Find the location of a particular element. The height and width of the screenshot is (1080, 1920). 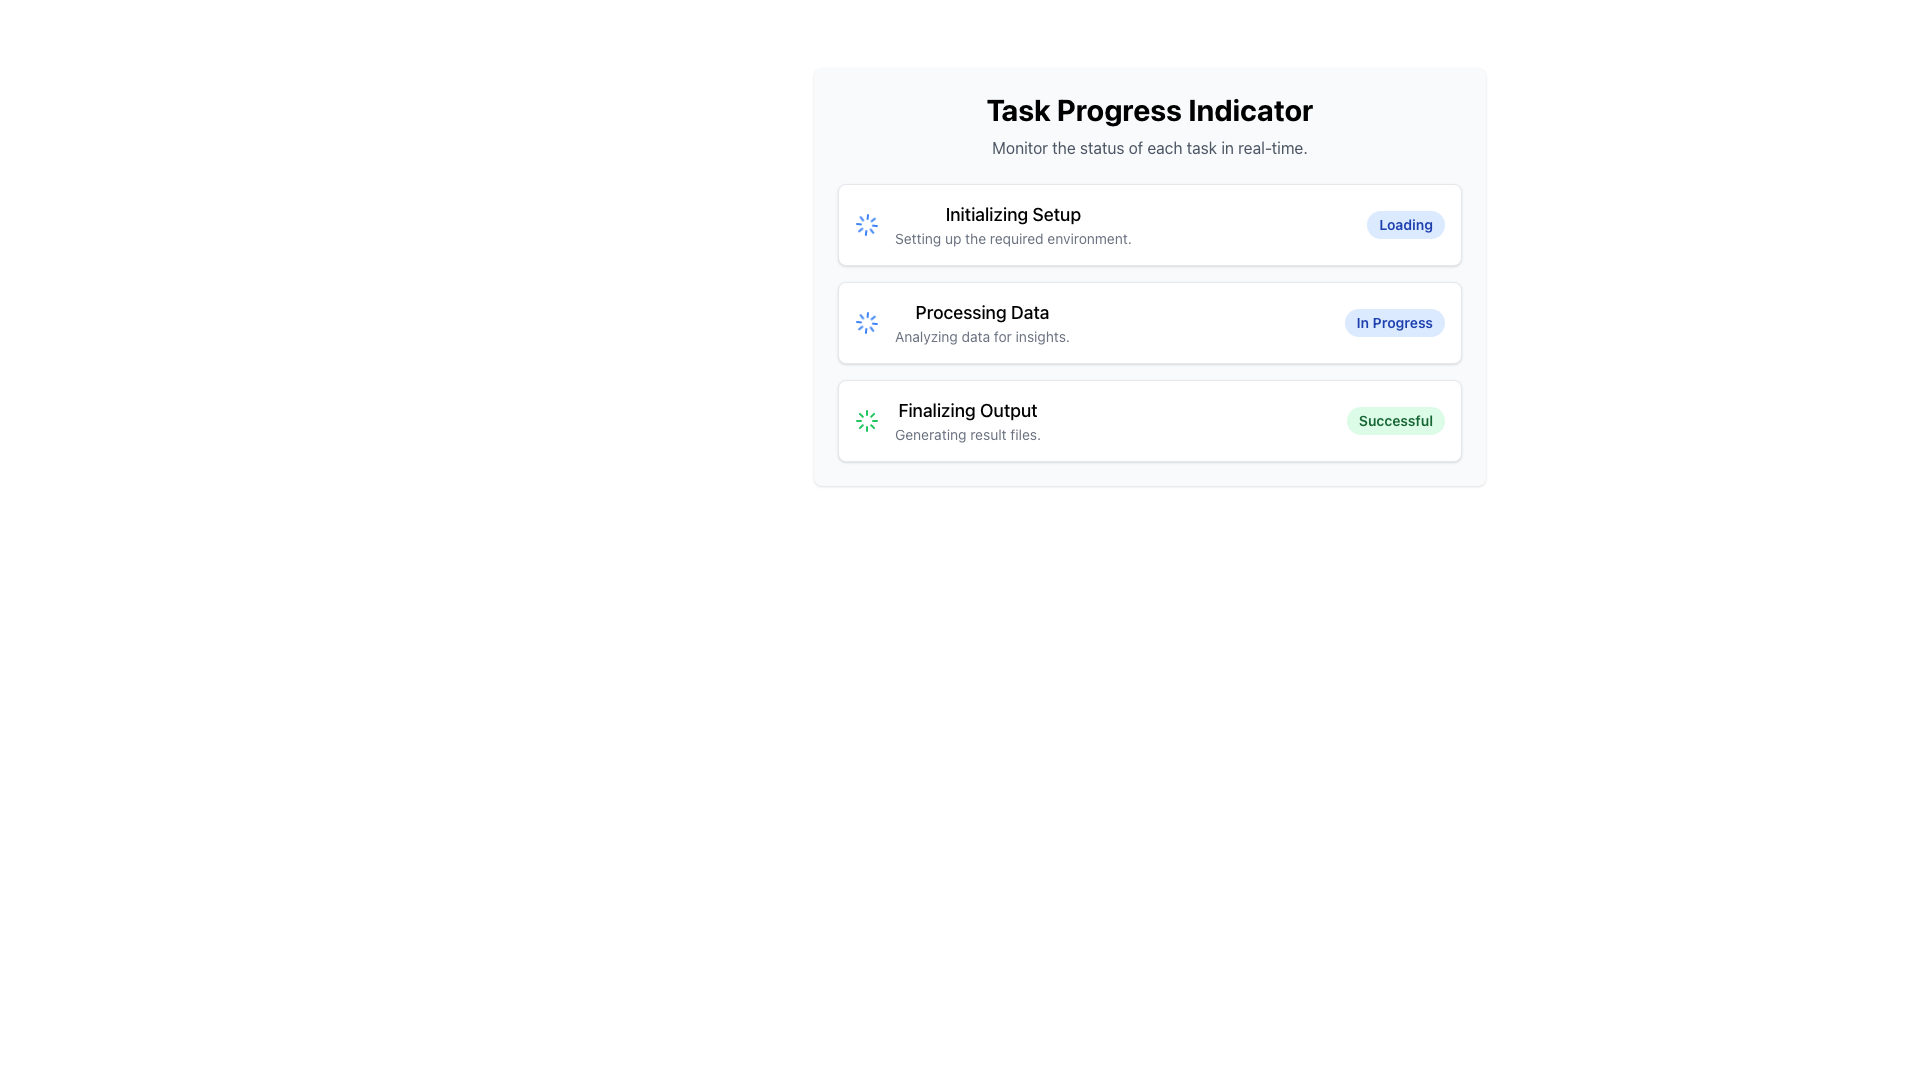

the text display that reads 'Monitor the status of each task in real-time.' located below the title 'Task Progress Indicator' is located at coordinates (1150, 146).